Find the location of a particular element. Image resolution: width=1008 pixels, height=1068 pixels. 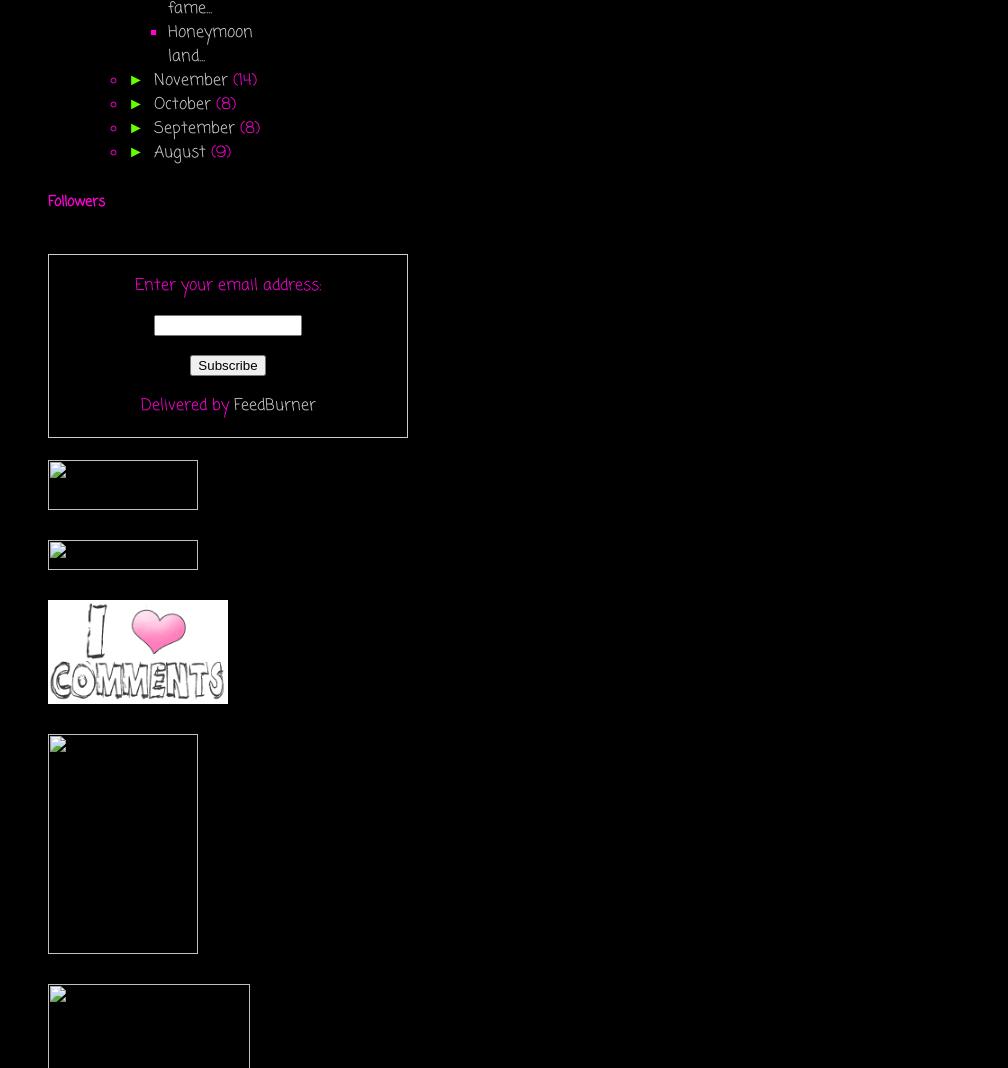

'Delivered by' is located at coordinates (140, 405).